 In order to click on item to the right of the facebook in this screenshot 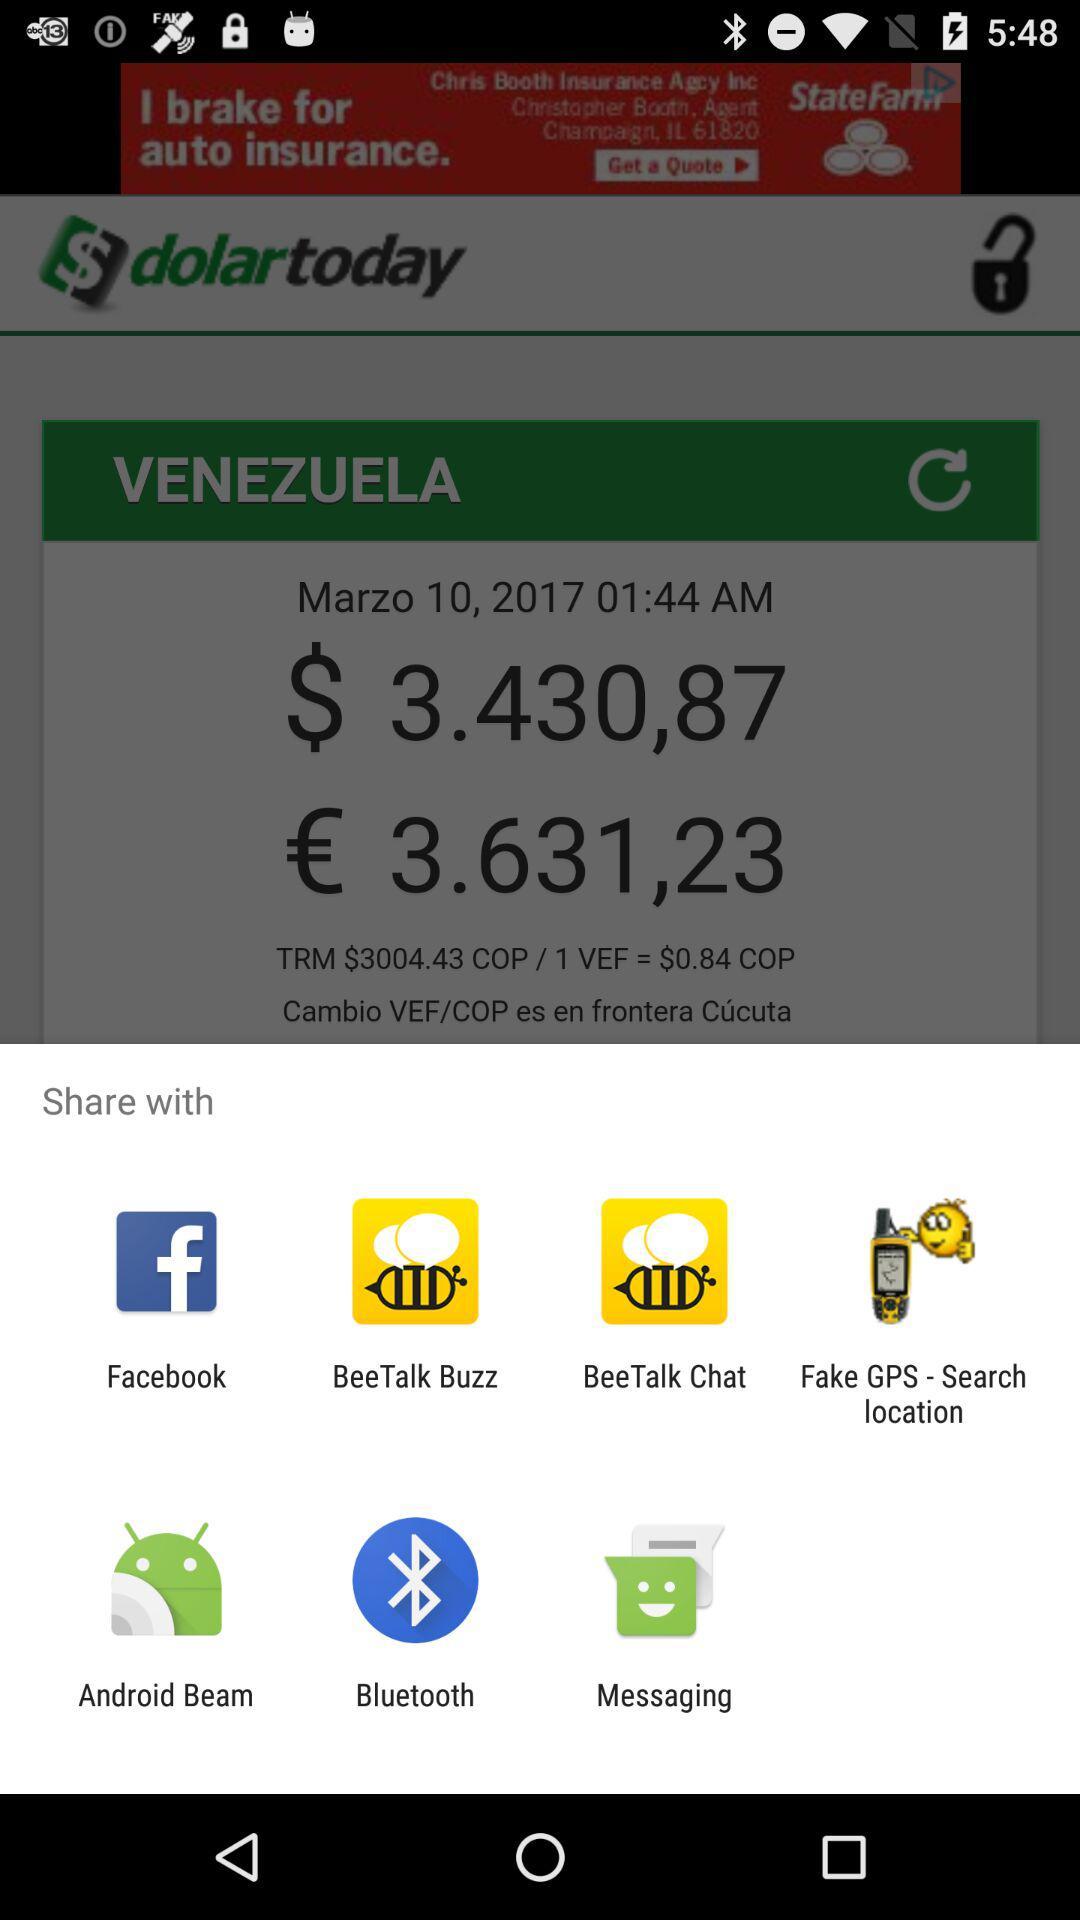, I will do `click(414, 1392)`.